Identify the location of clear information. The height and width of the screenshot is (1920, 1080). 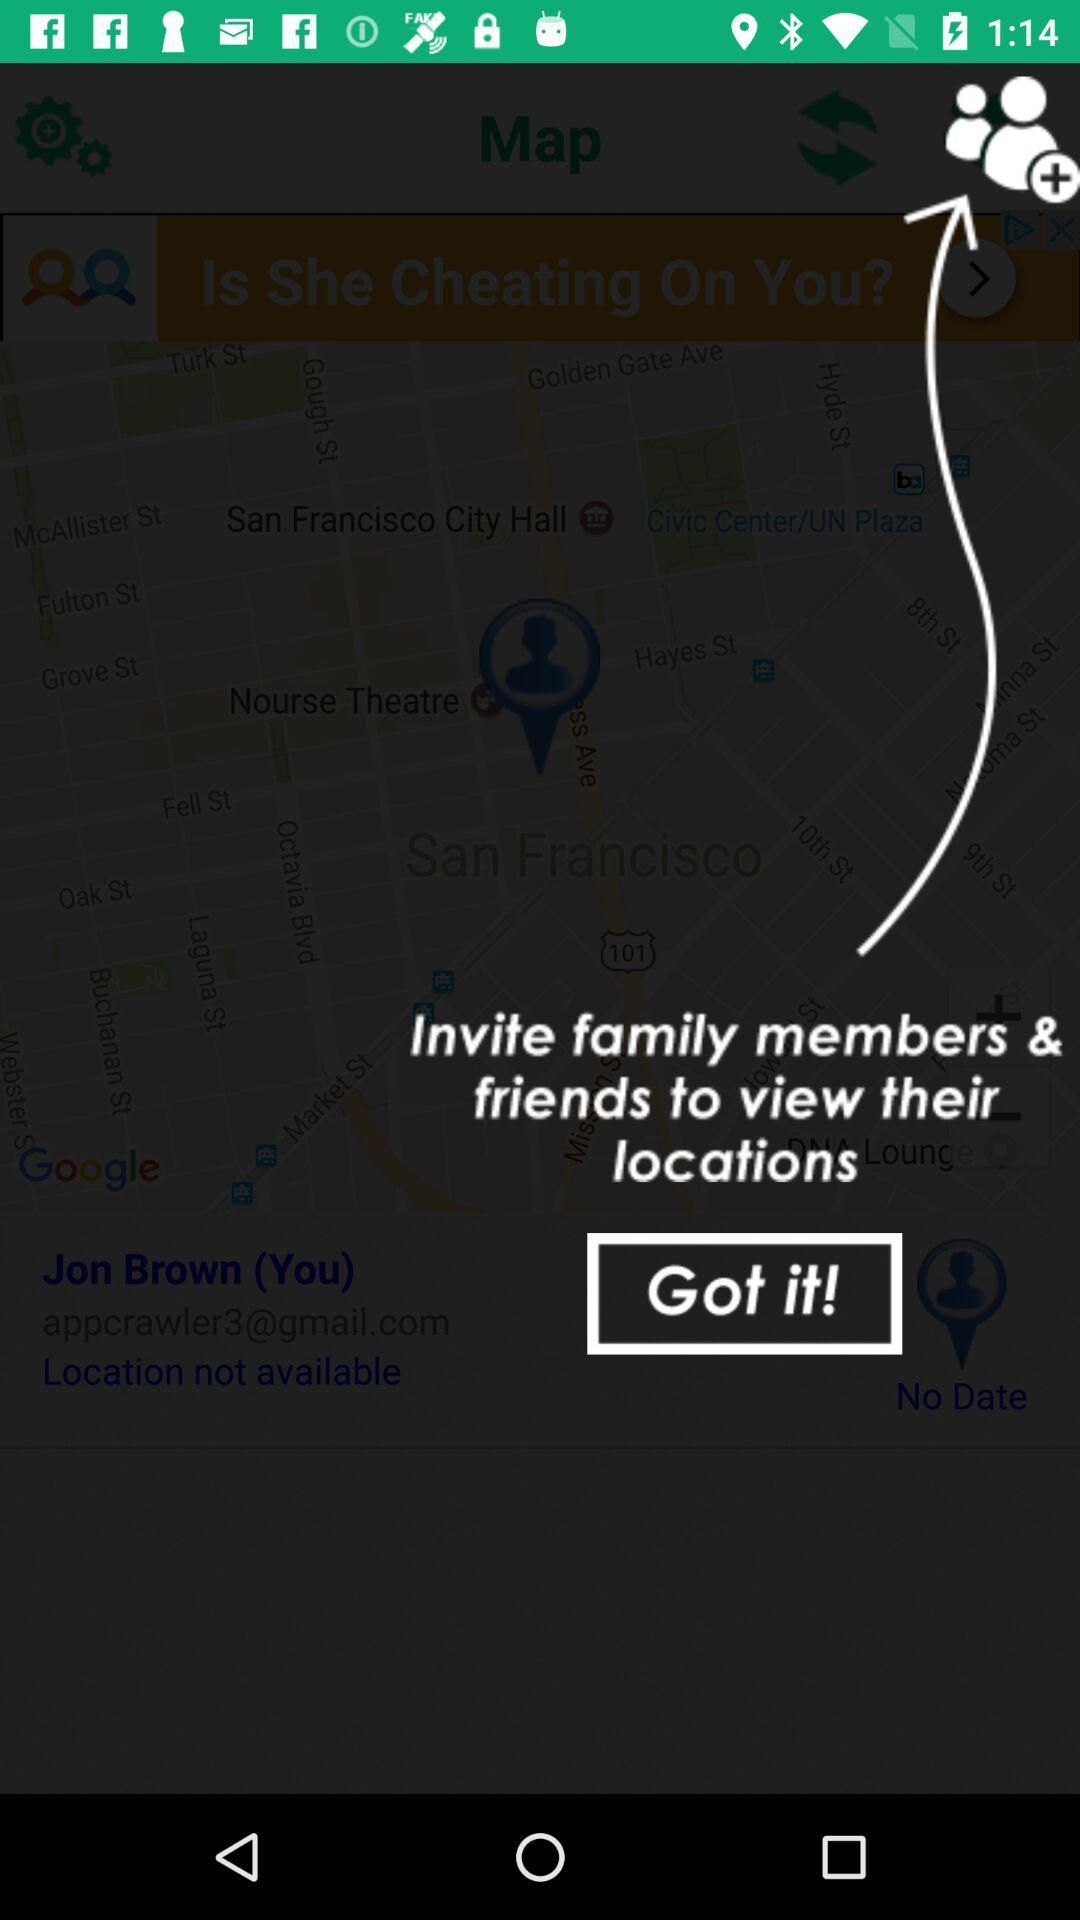
(744, 1293).